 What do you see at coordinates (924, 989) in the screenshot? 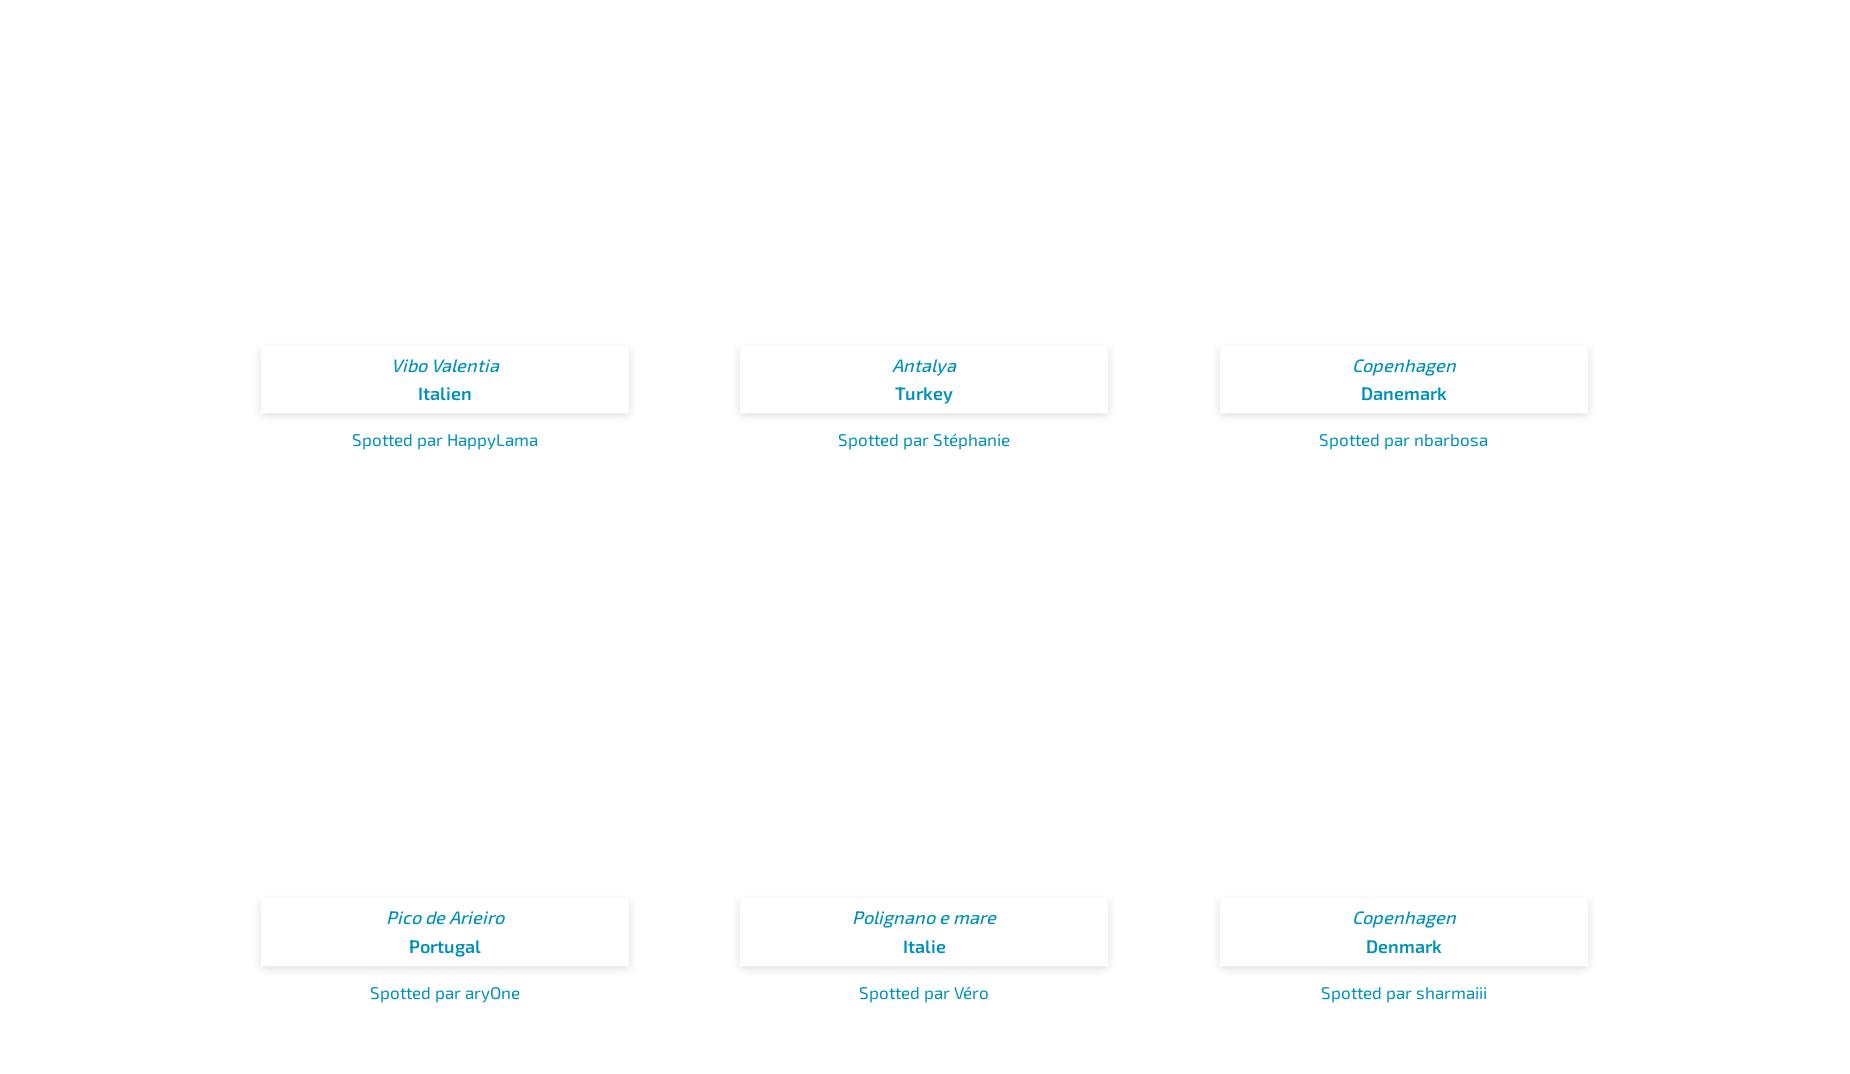
I see `'Spotted par Véro'` at bounding box center [924, 989].